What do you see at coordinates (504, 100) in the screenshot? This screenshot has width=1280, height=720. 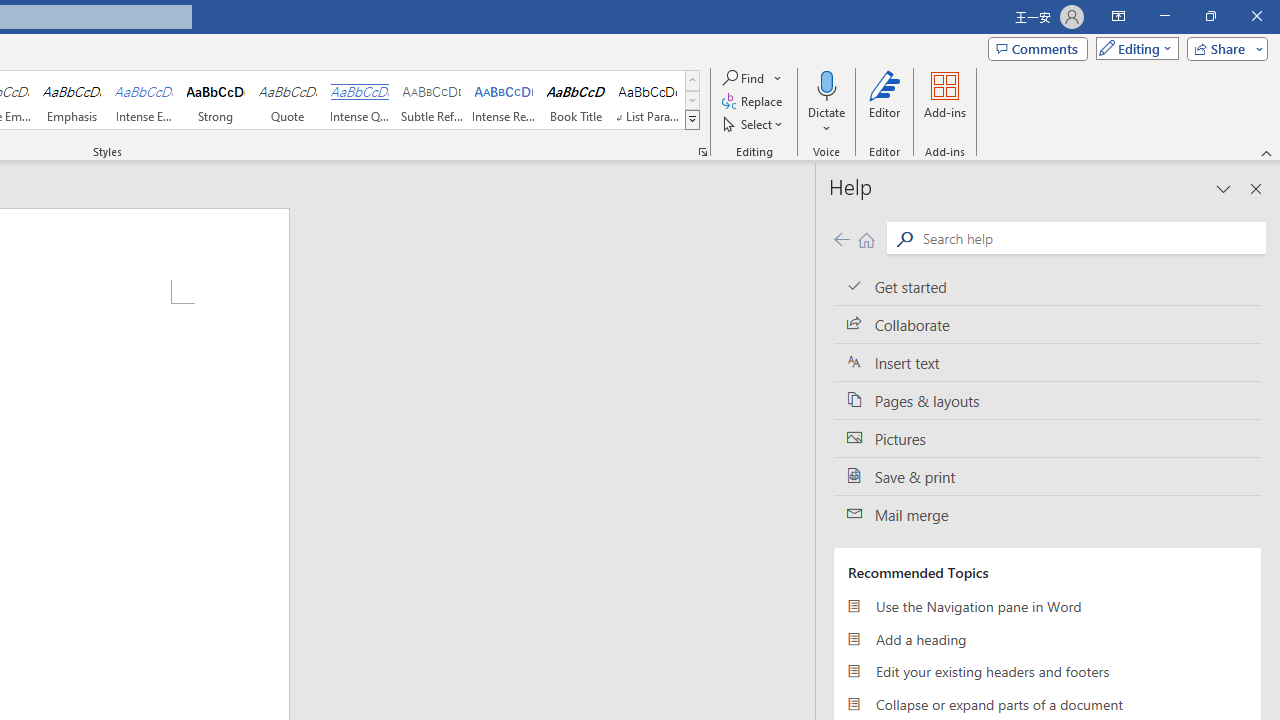 I see `'Intense Reference'` at bounding box center [504, 100].